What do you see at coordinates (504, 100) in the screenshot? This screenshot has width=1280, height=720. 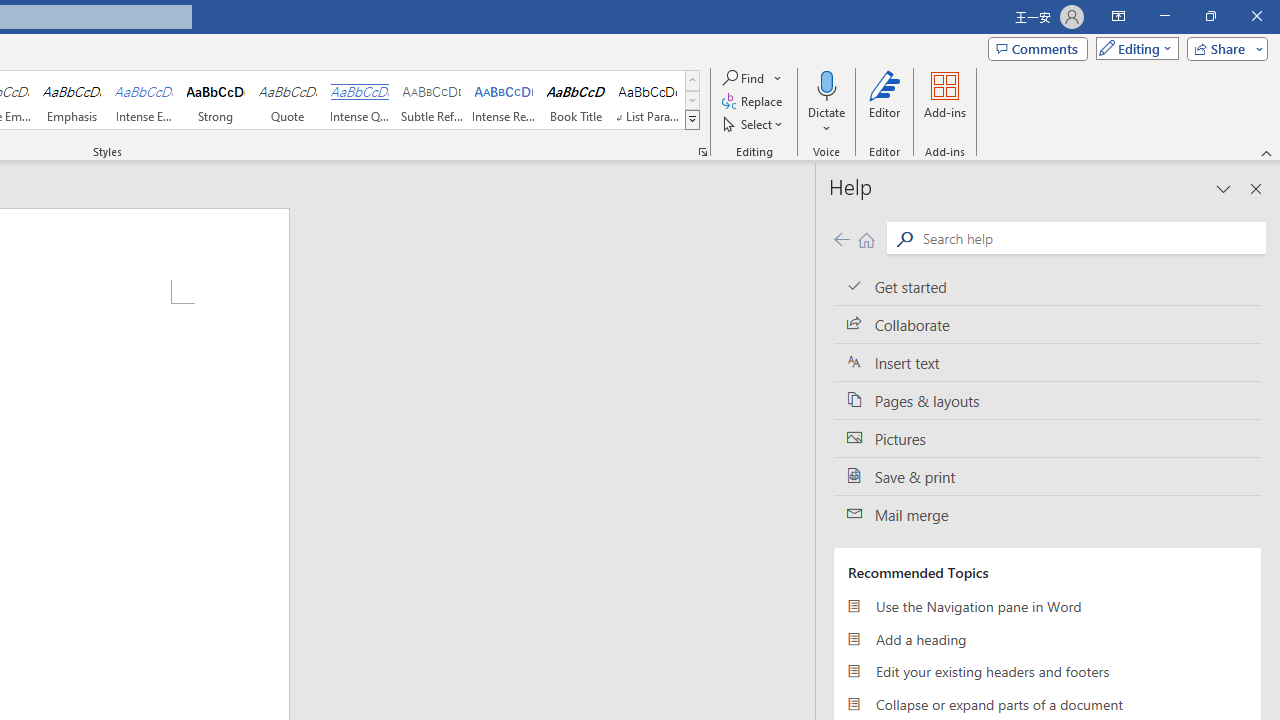 I see `'Intense Reference'` at bounding box center [504, 100].